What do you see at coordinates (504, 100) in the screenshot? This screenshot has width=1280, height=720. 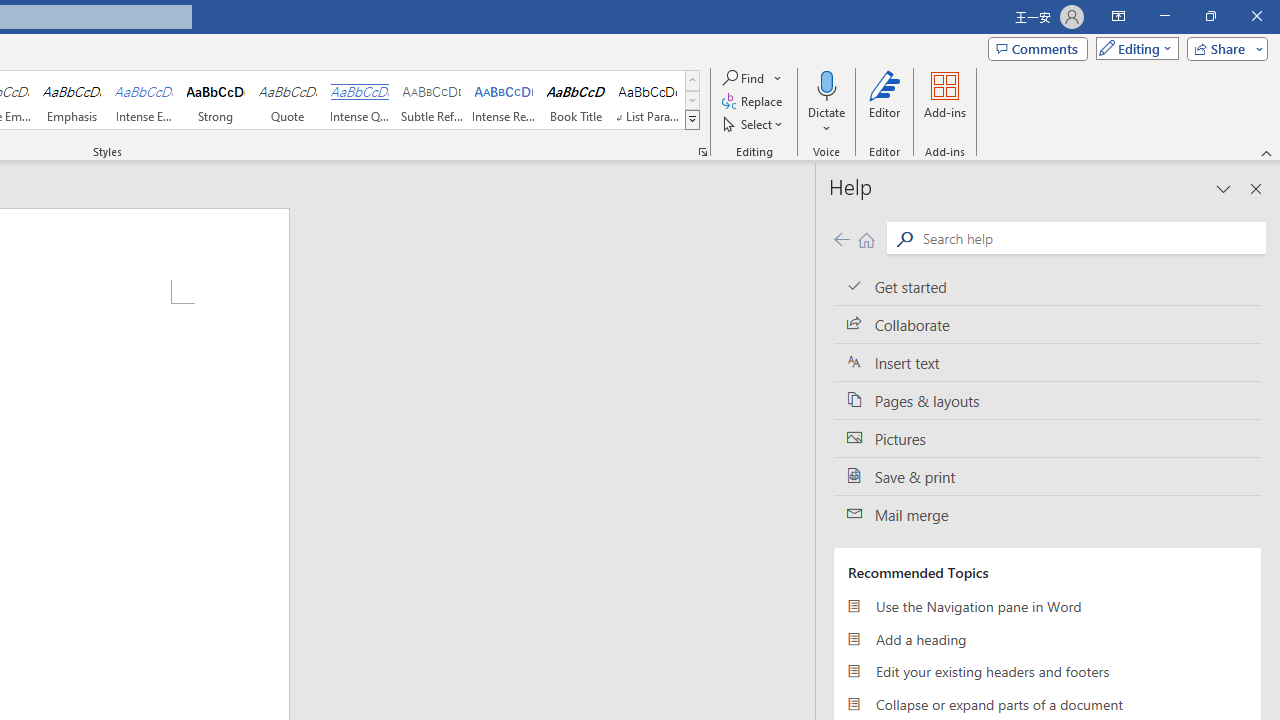 I see `'Intense Reference'` at bounding box center [504, 100].